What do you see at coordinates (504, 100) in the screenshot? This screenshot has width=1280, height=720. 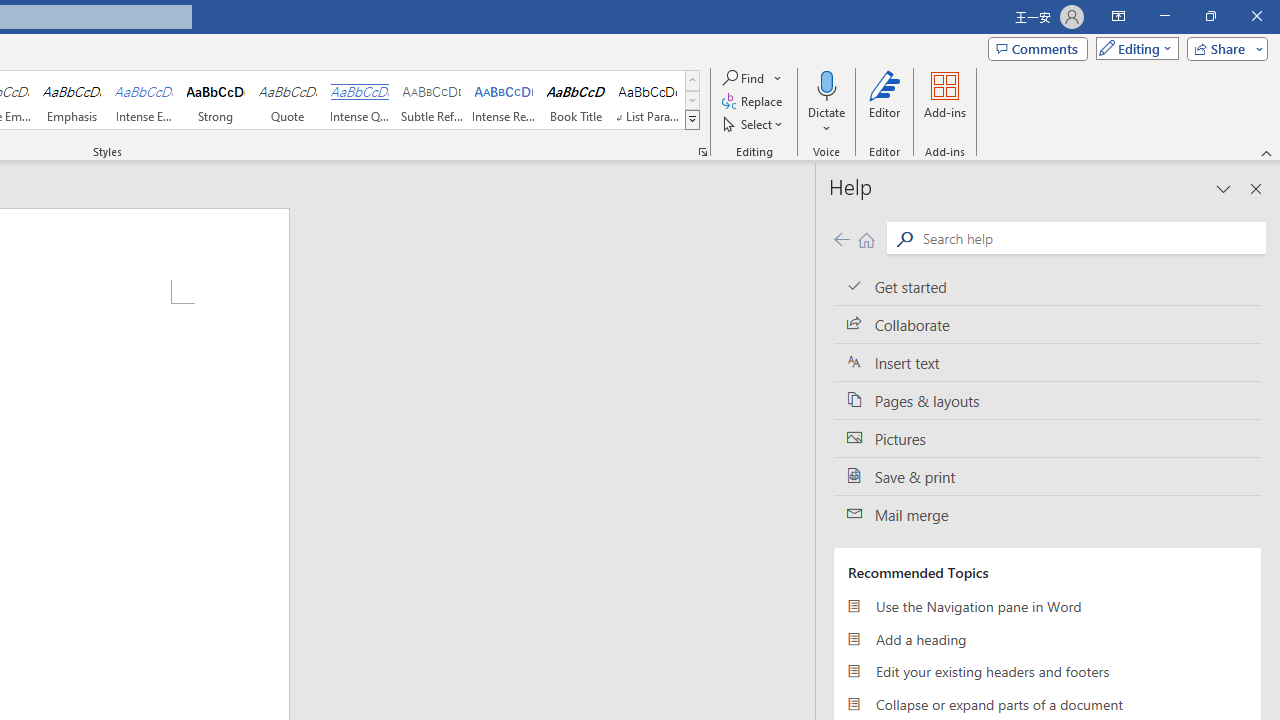 I see `'Intense Reference'` at bounding box center [504, 100].